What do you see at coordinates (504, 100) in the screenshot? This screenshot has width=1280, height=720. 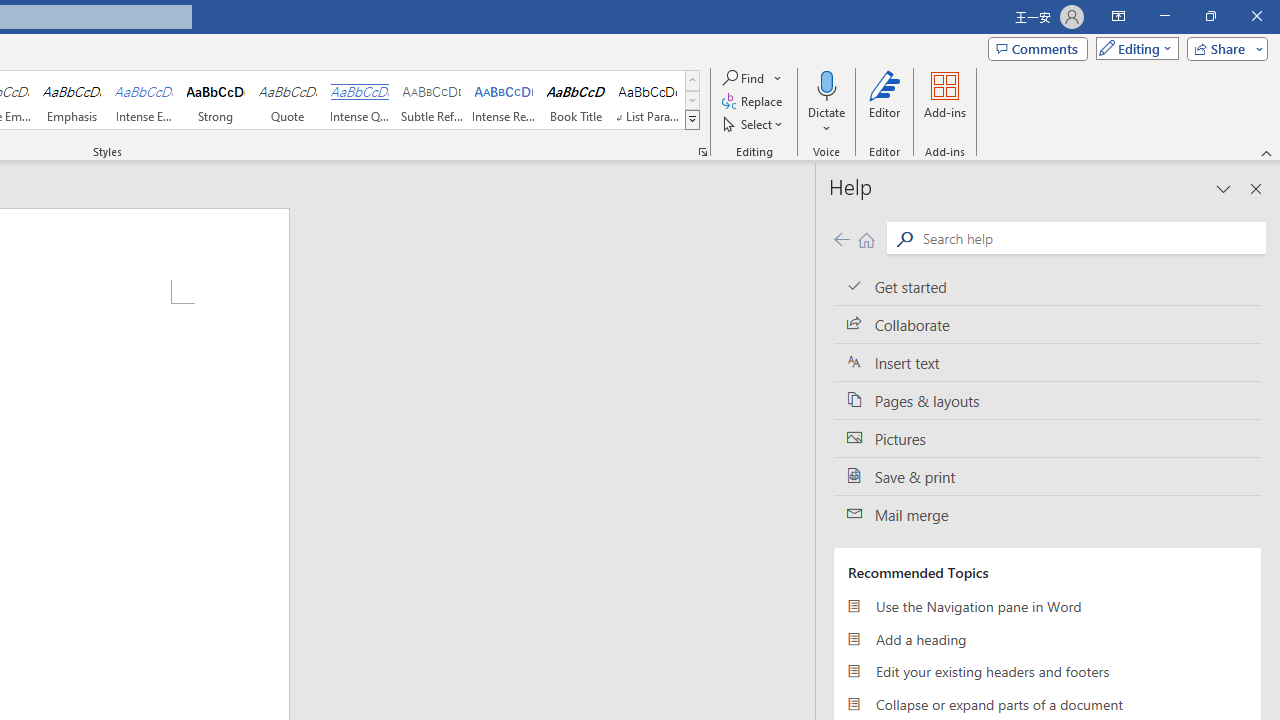 I see `'Intense Reference'` at bounding box center [504, 100].